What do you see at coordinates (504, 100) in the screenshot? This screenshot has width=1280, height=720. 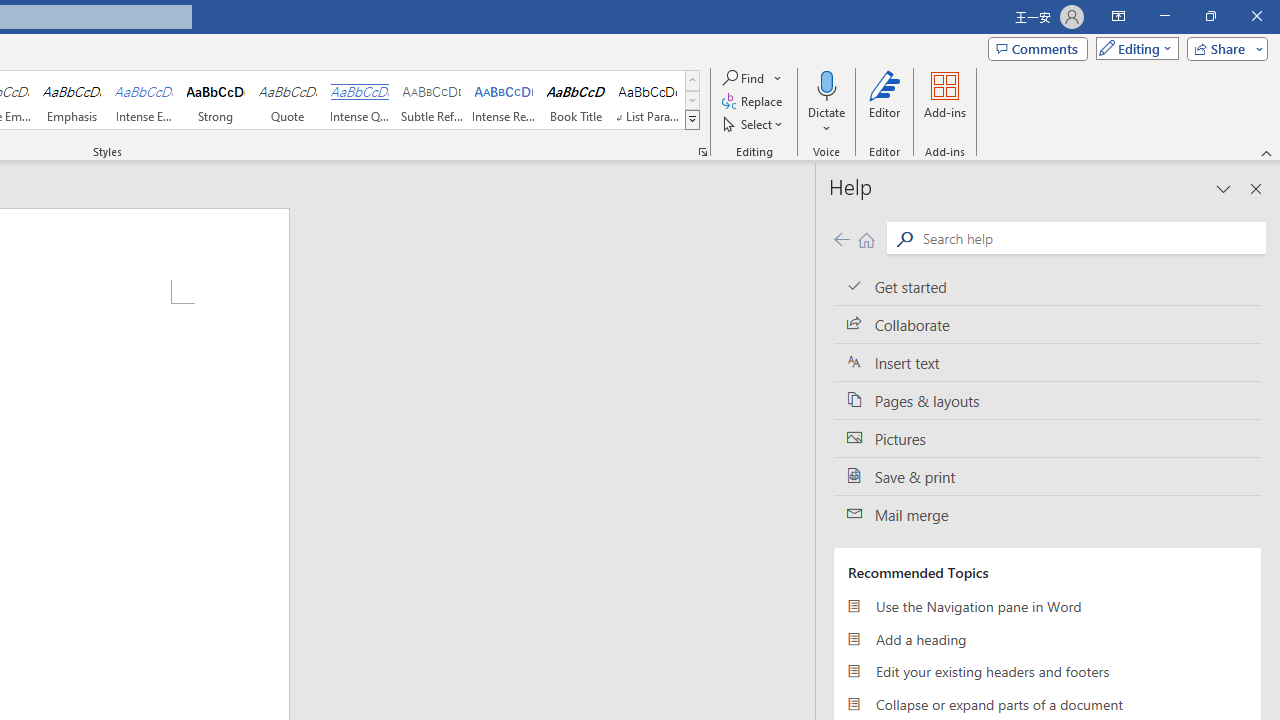 I see `'Intense Reference'` at bounding box center [504, 100].